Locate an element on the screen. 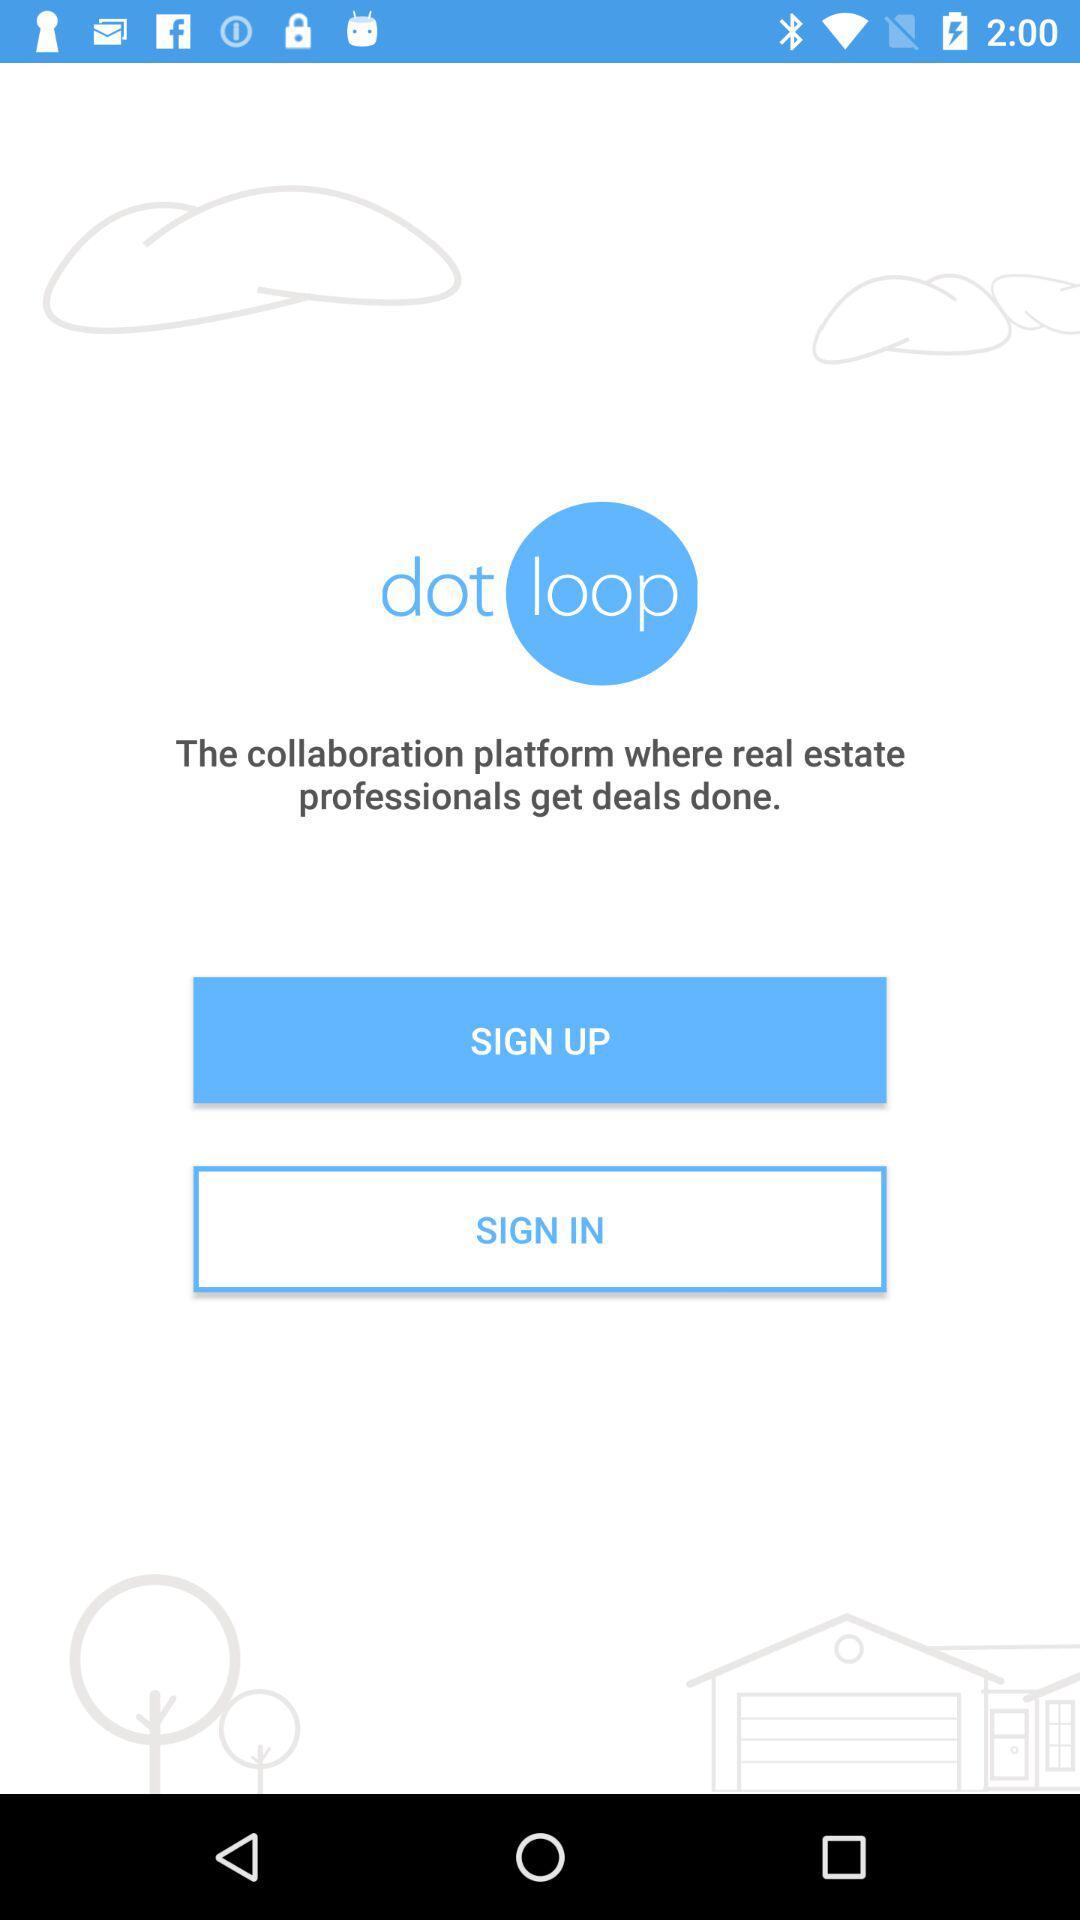 This screenshot has height=1920, width=1080. sign in icon is located at coordinates (540, 1228).